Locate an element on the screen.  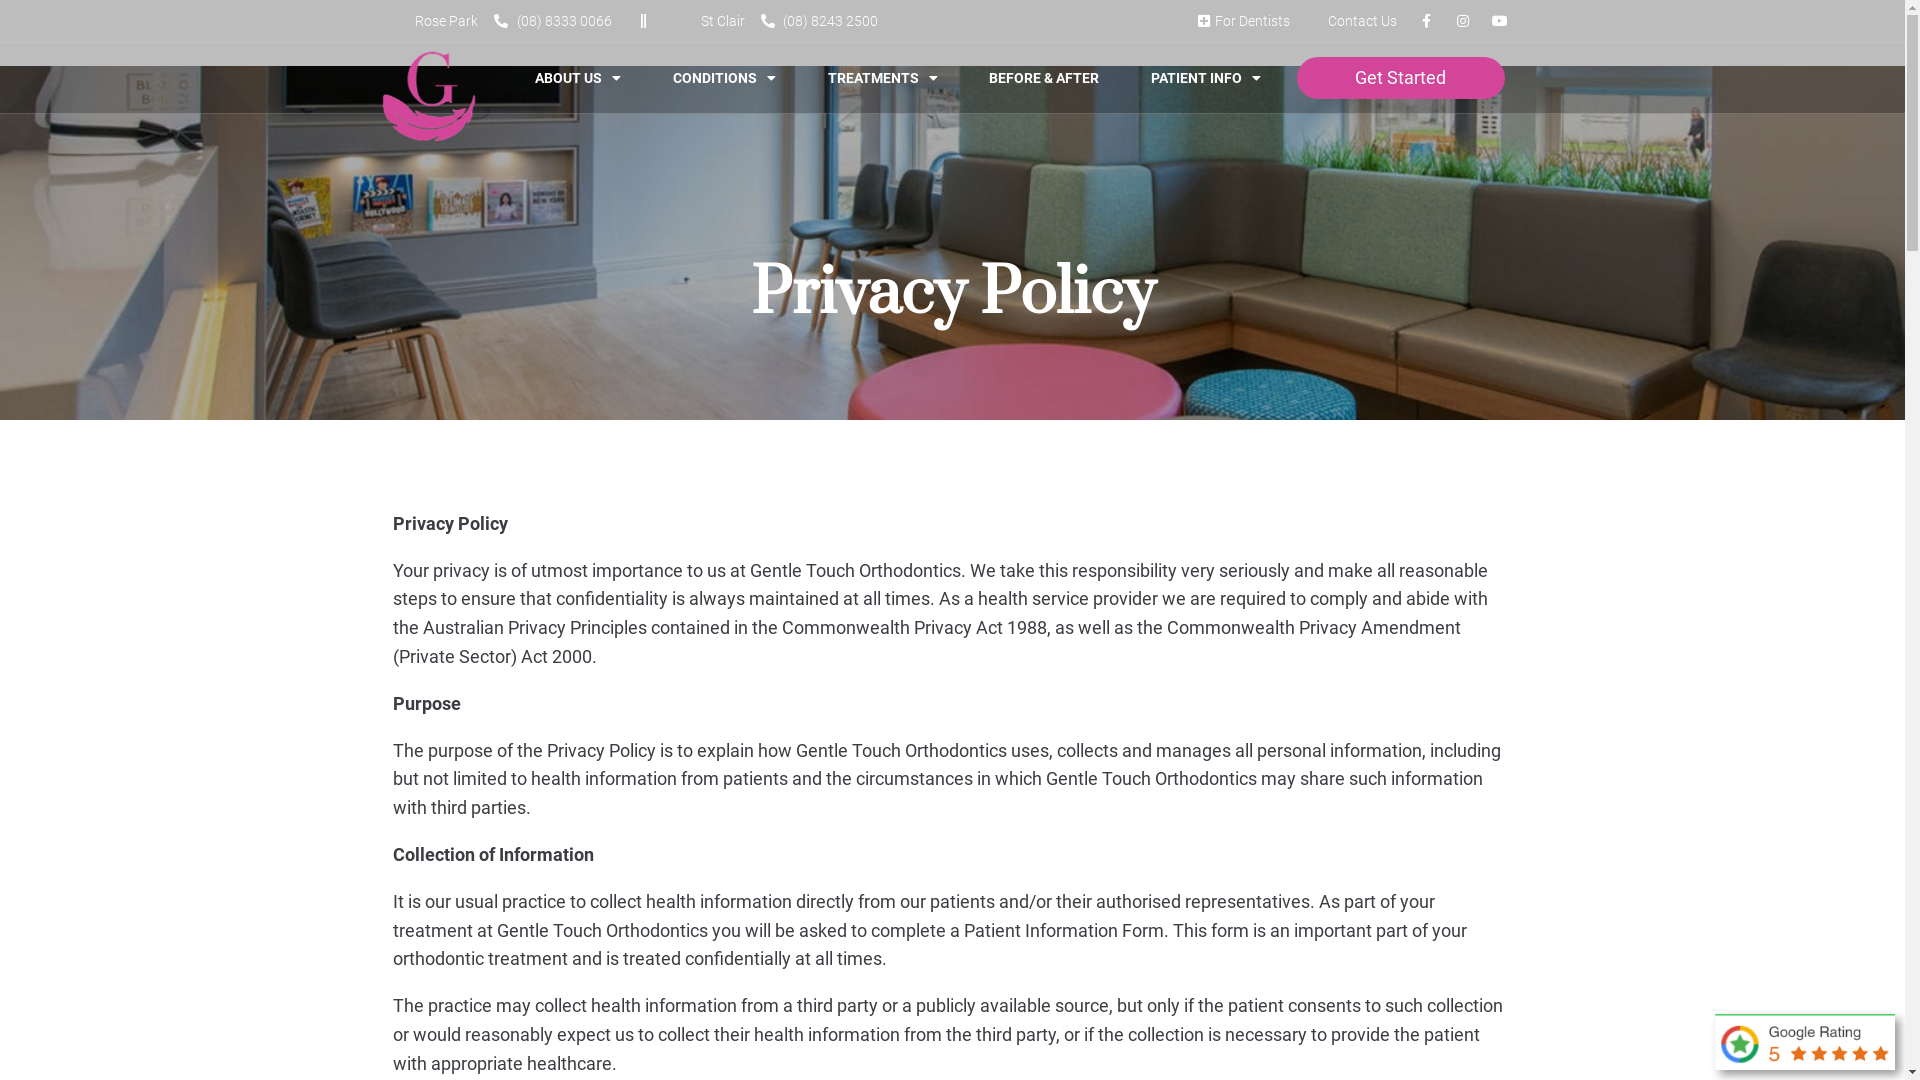
'TREATMENTS' is located at coordinates (811, 76).